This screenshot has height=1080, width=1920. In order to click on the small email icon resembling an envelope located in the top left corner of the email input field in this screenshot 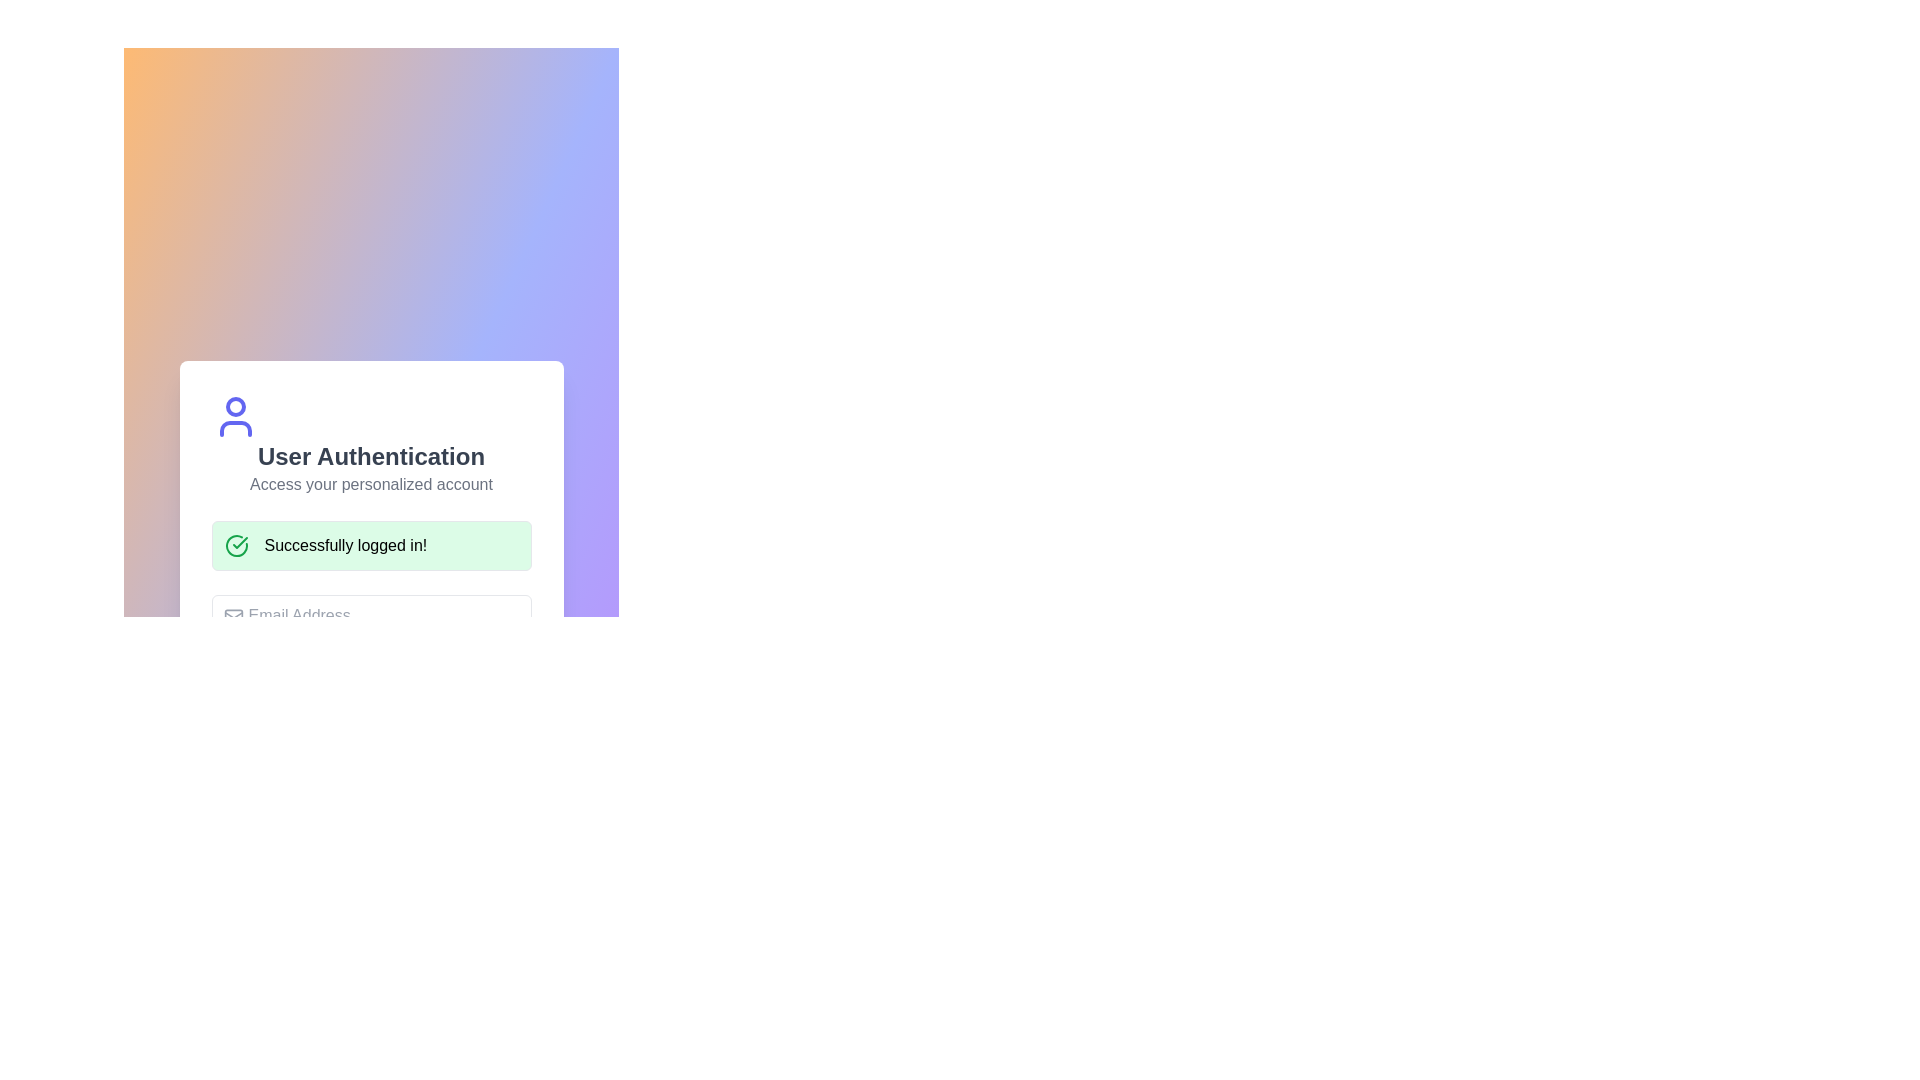, I will do `click(233, 616)`.